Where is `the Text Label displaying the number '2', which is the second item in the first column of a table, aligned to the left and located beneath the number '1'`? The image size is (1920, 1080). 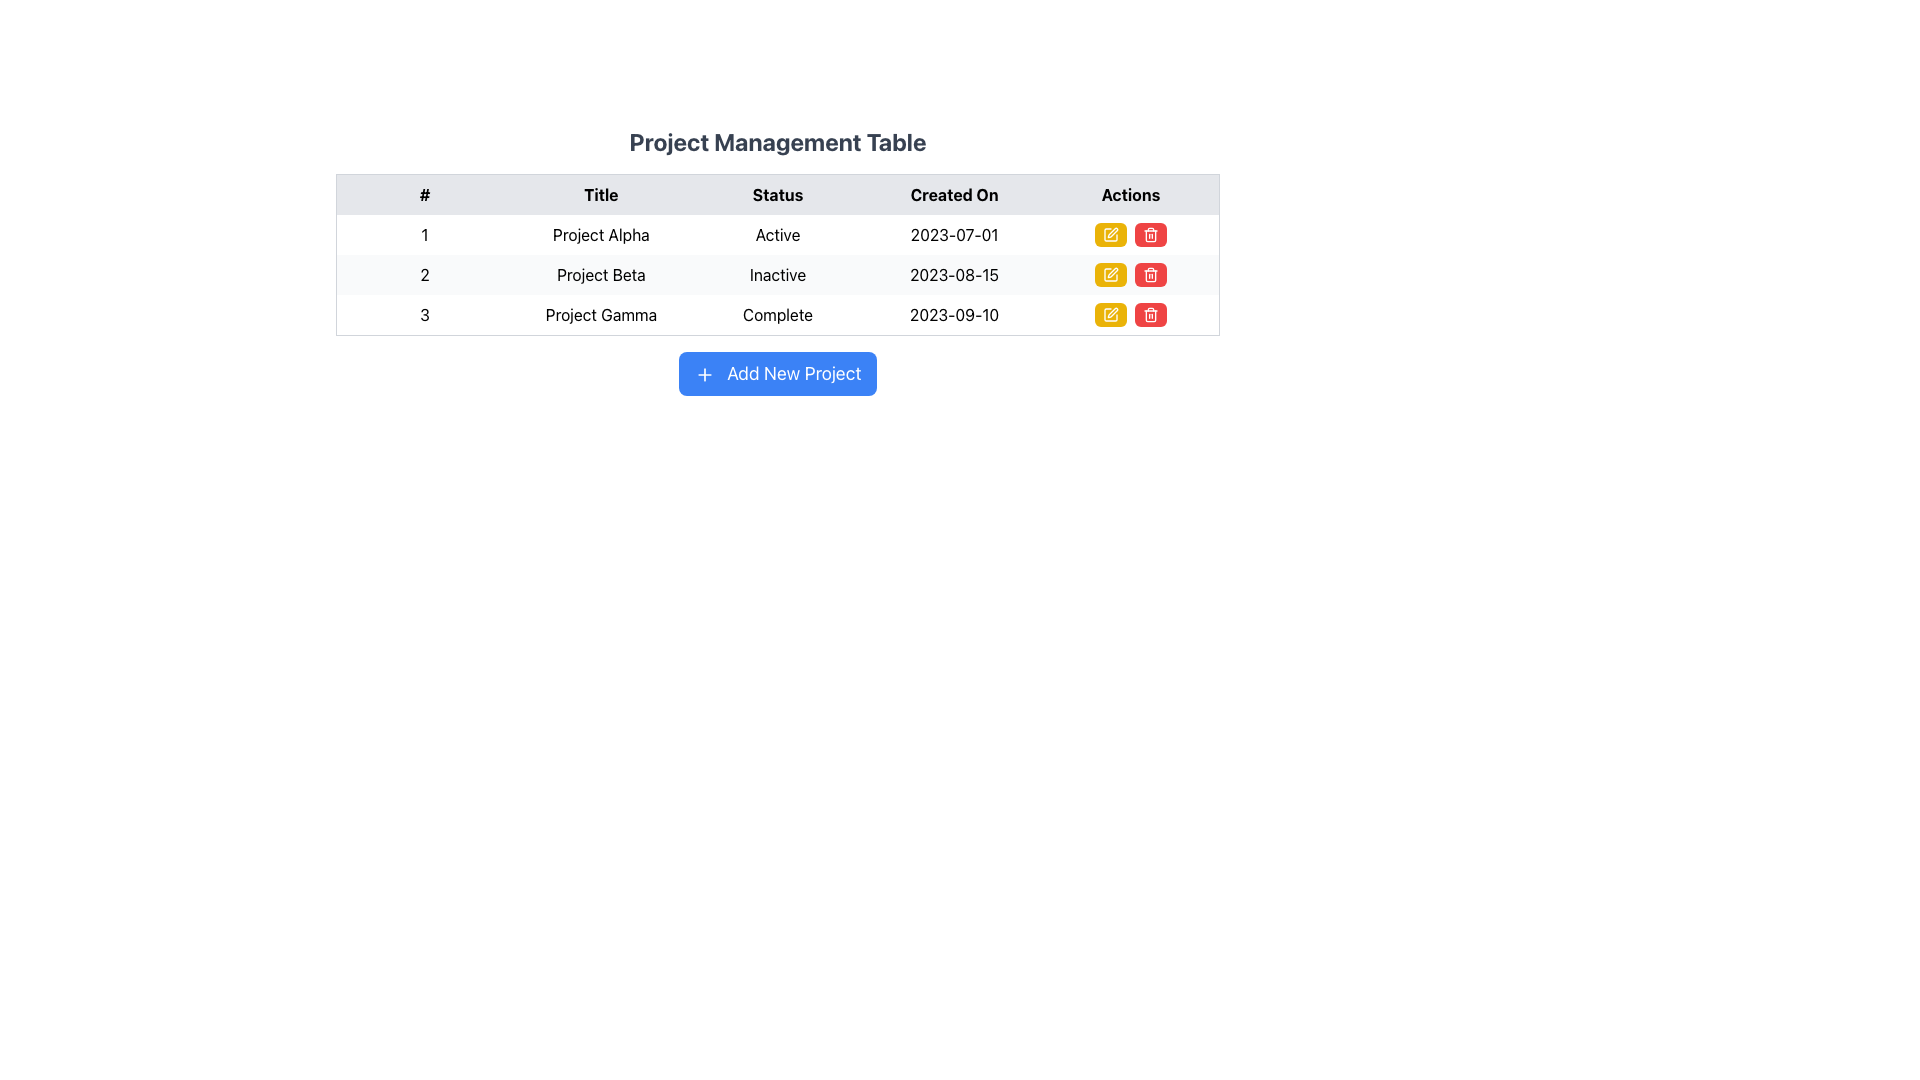 the Text Label displaying the number '2', which is the second item in the first column of a table, aligned to the left and located beneath the number '1' is located at coordinates (423, 274).